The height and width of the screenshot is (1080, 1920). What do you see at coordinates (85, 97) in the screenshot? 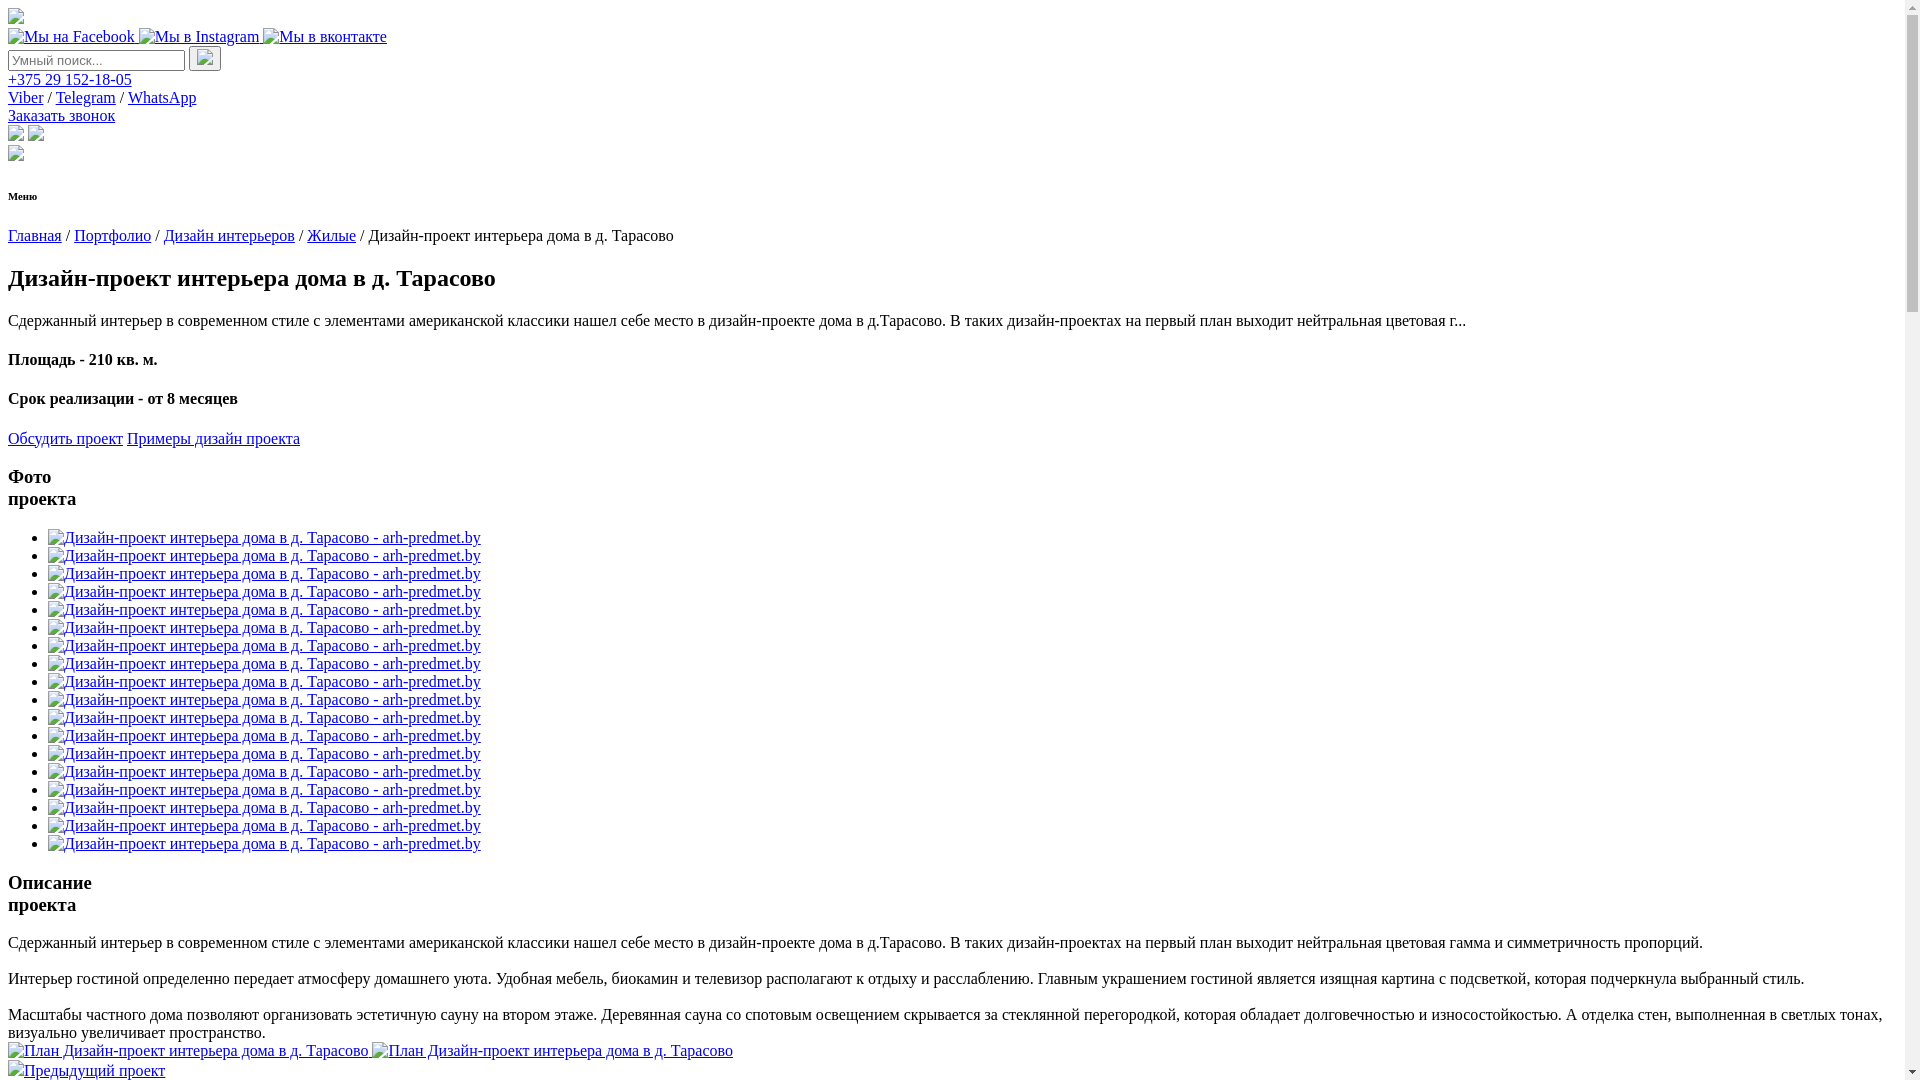
I see `'Telegram'` at bounding box center [85, 97].